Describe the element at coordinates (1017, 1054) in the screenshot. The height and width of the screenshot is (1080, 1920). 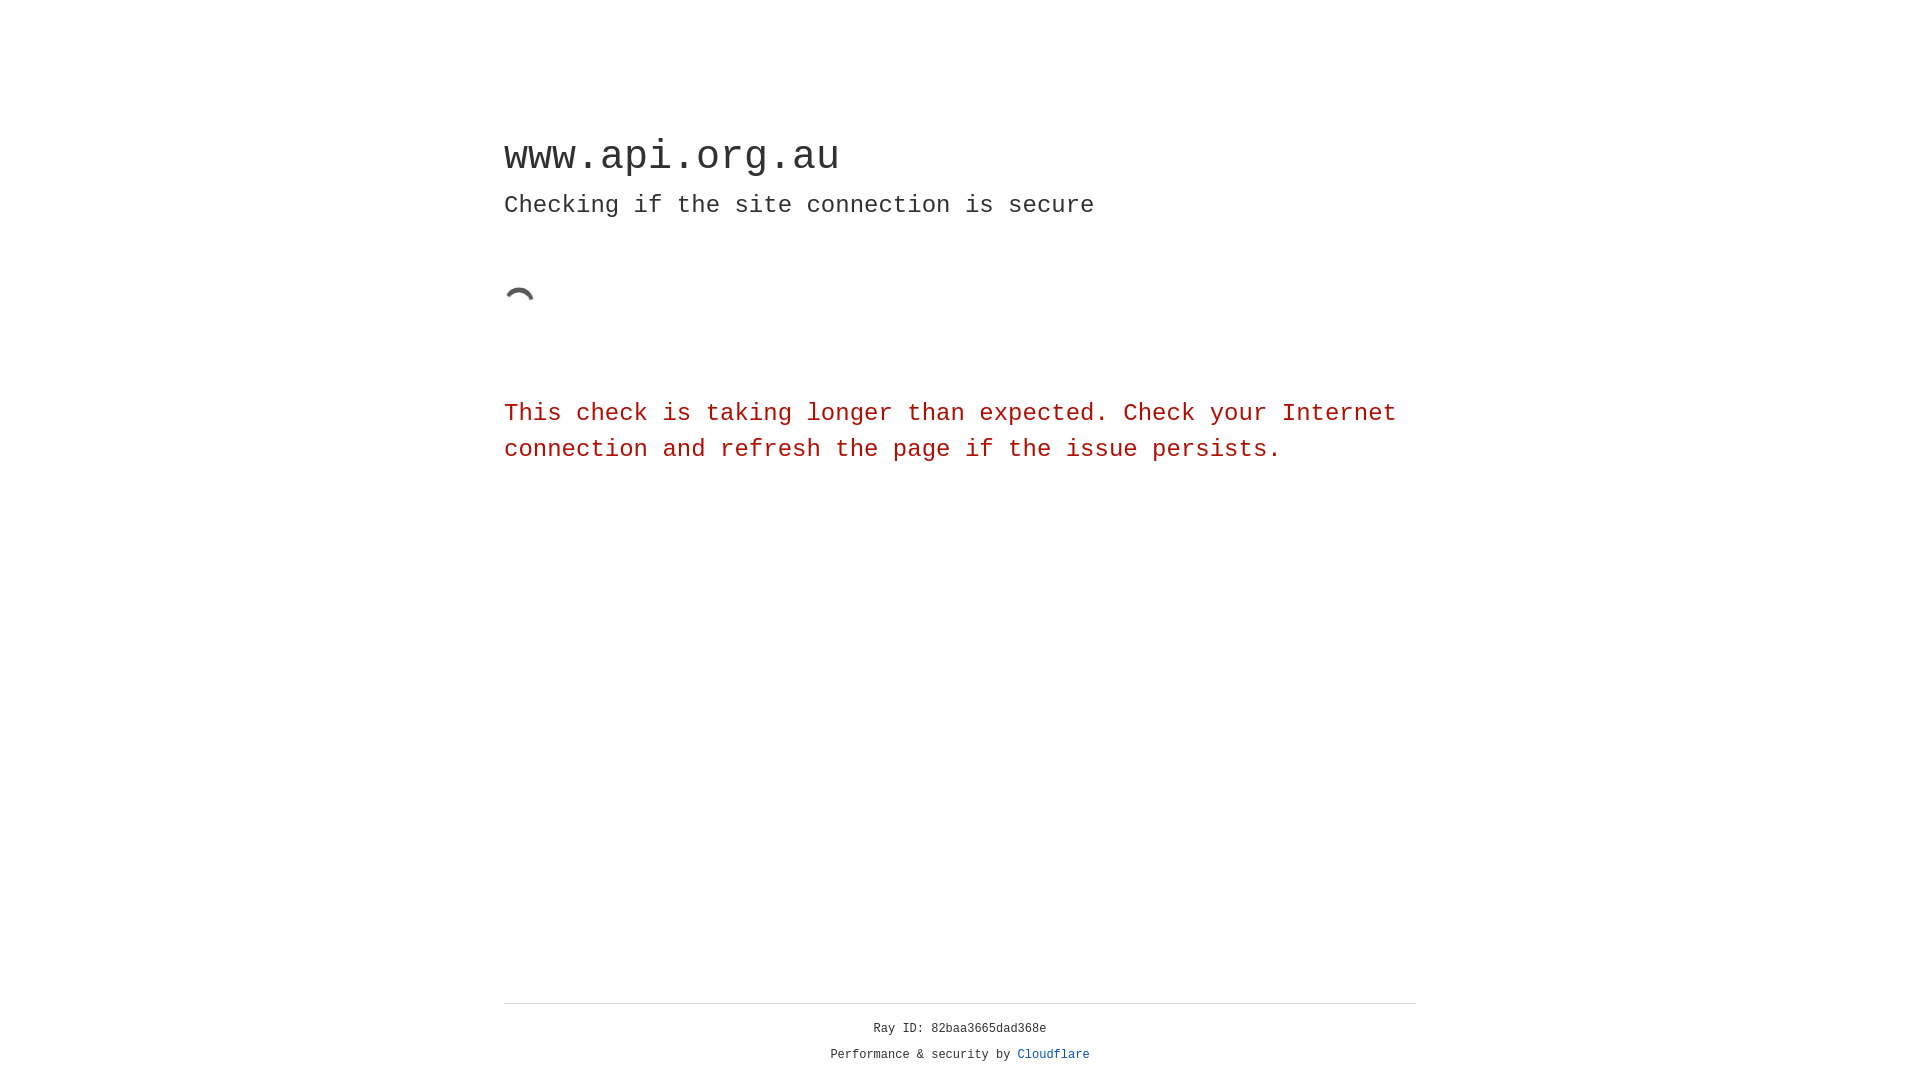
I see `'Cloudflare'` at that location.